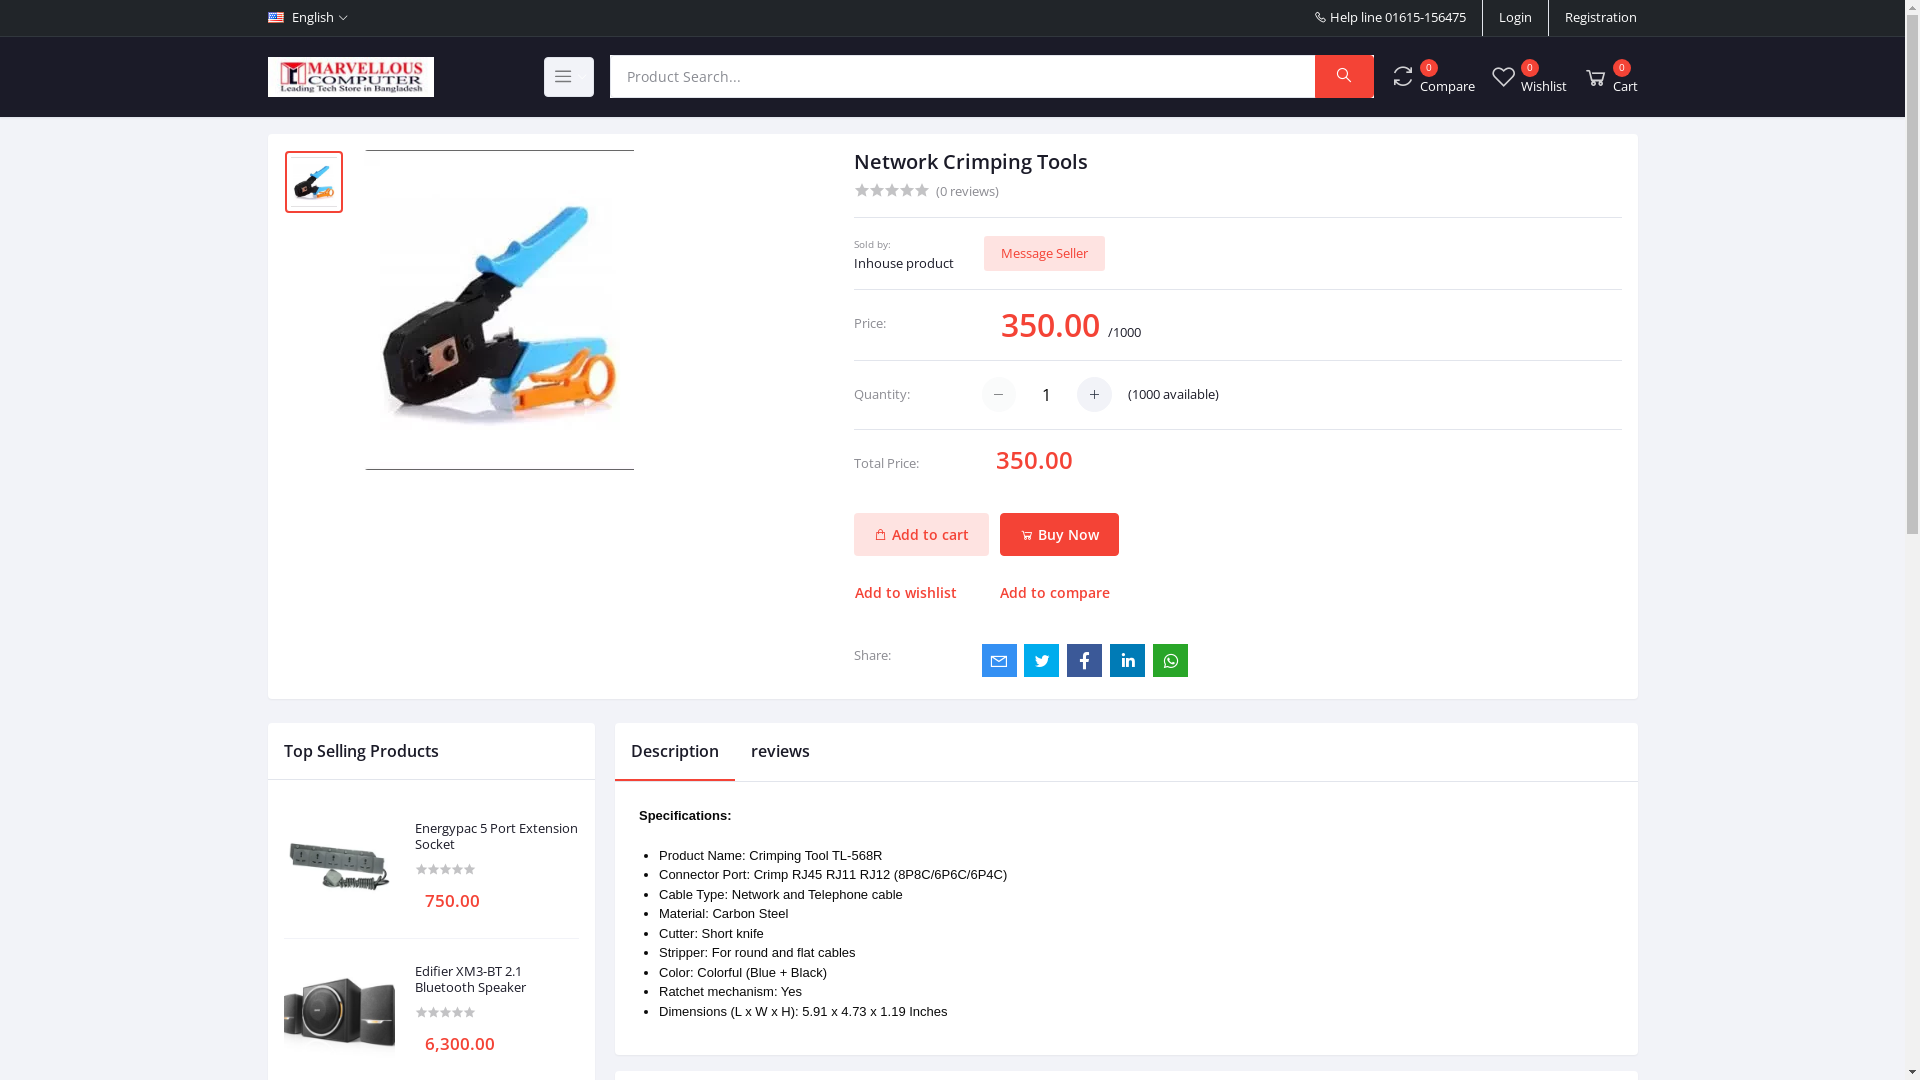 This screenshot has width=1920, height=1080. Describe the element at coordinates (1054, 592) in the screenshot. I see `'Add to compare'` at that location.